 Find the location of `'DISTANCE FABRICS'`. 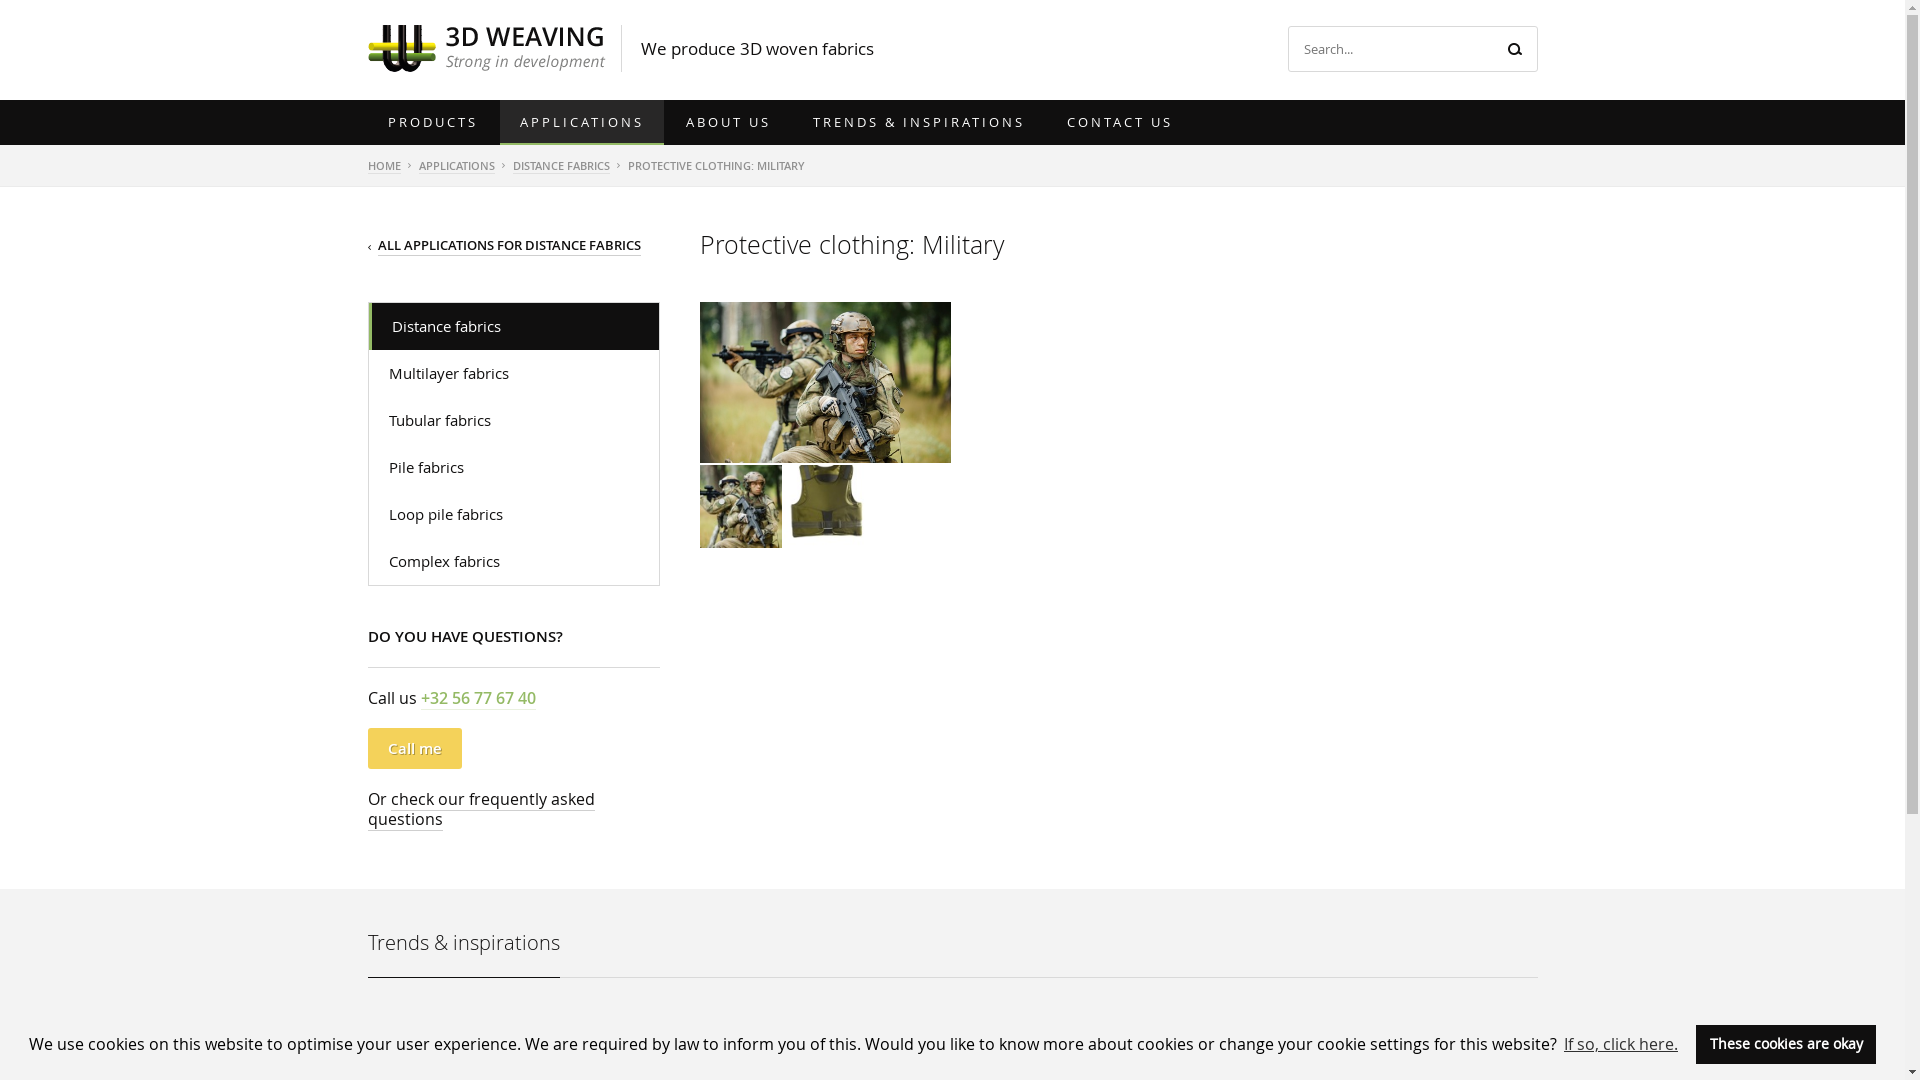

'DISTANCE FABRICS' is located at coordinates (512, 164).